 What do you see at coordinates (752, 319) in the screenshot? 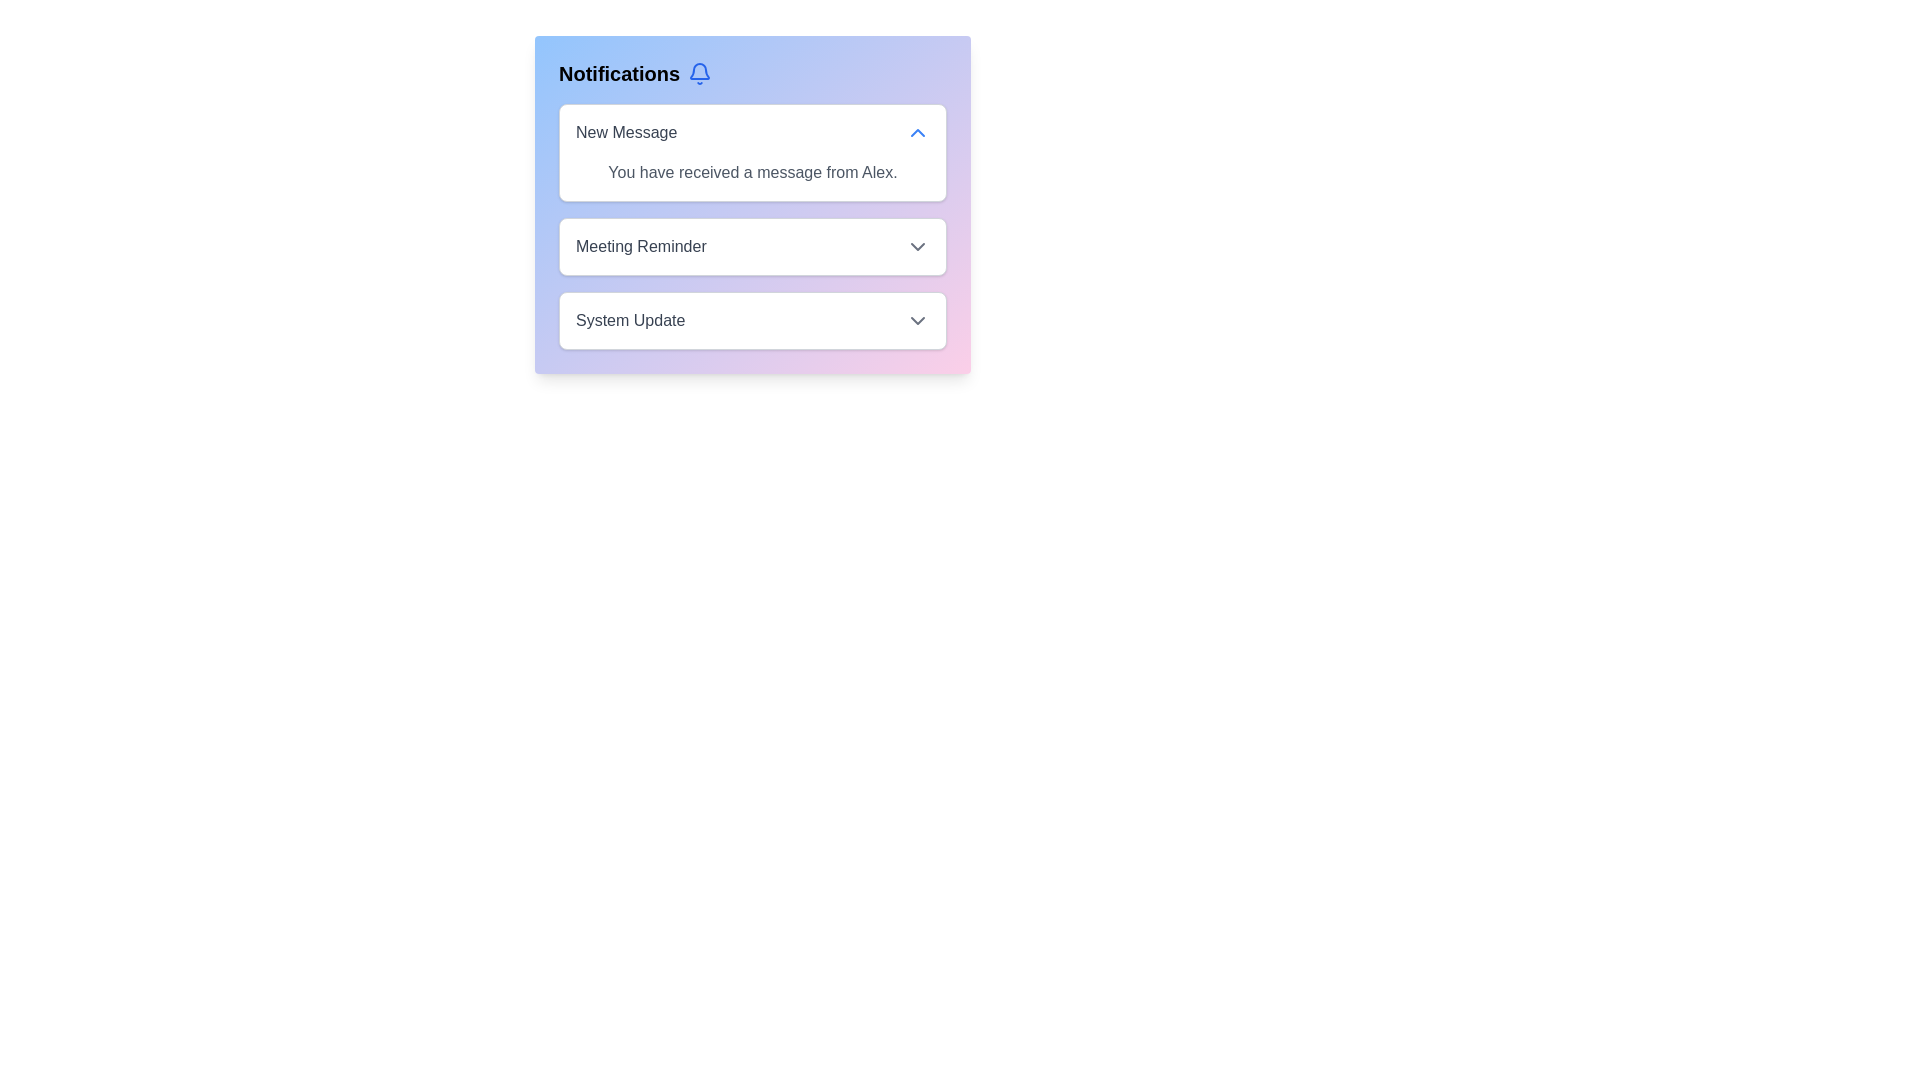
I see `the 'System Update' dropdown menu located in the notifications panel` at bounding box center [752, 319].